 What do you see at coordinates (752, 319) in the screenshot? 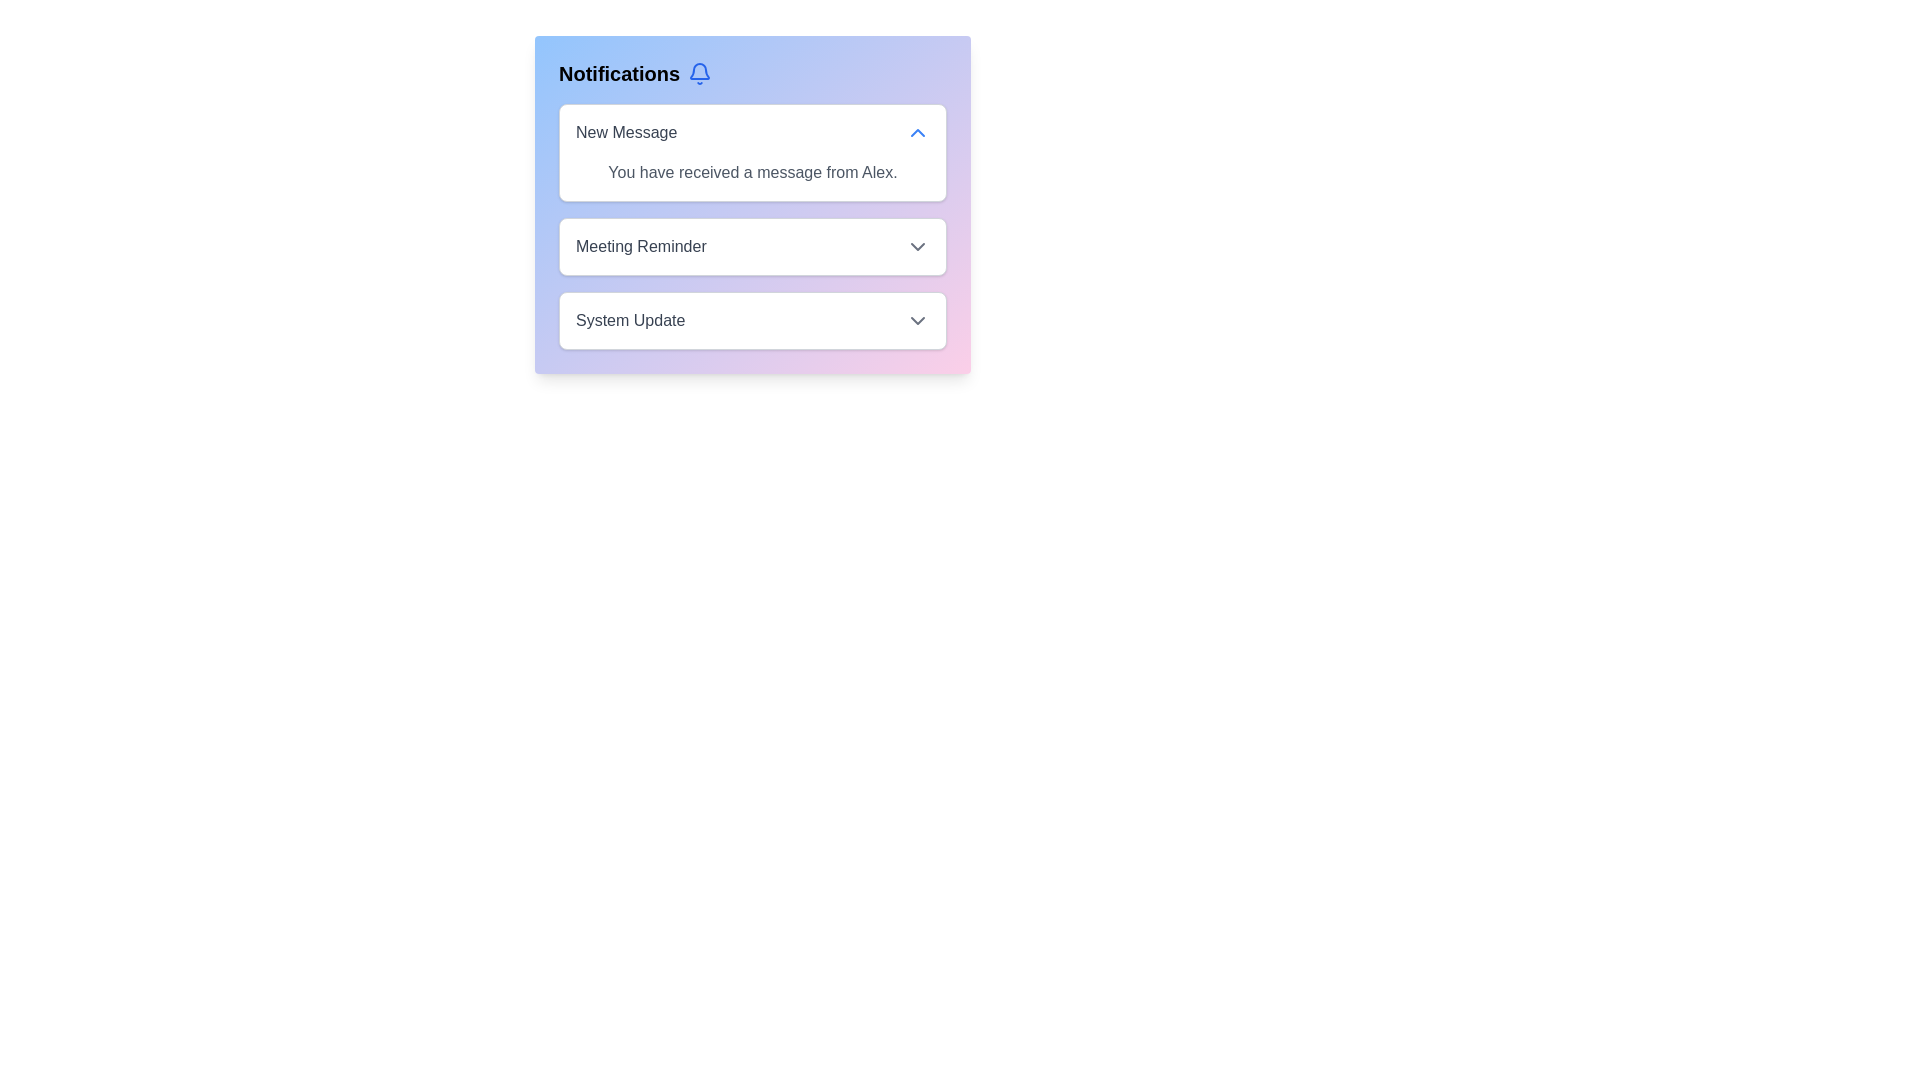
I see `the 'System Update' dropdown menu located in the notifications panel` at bounding box center [752, 319].